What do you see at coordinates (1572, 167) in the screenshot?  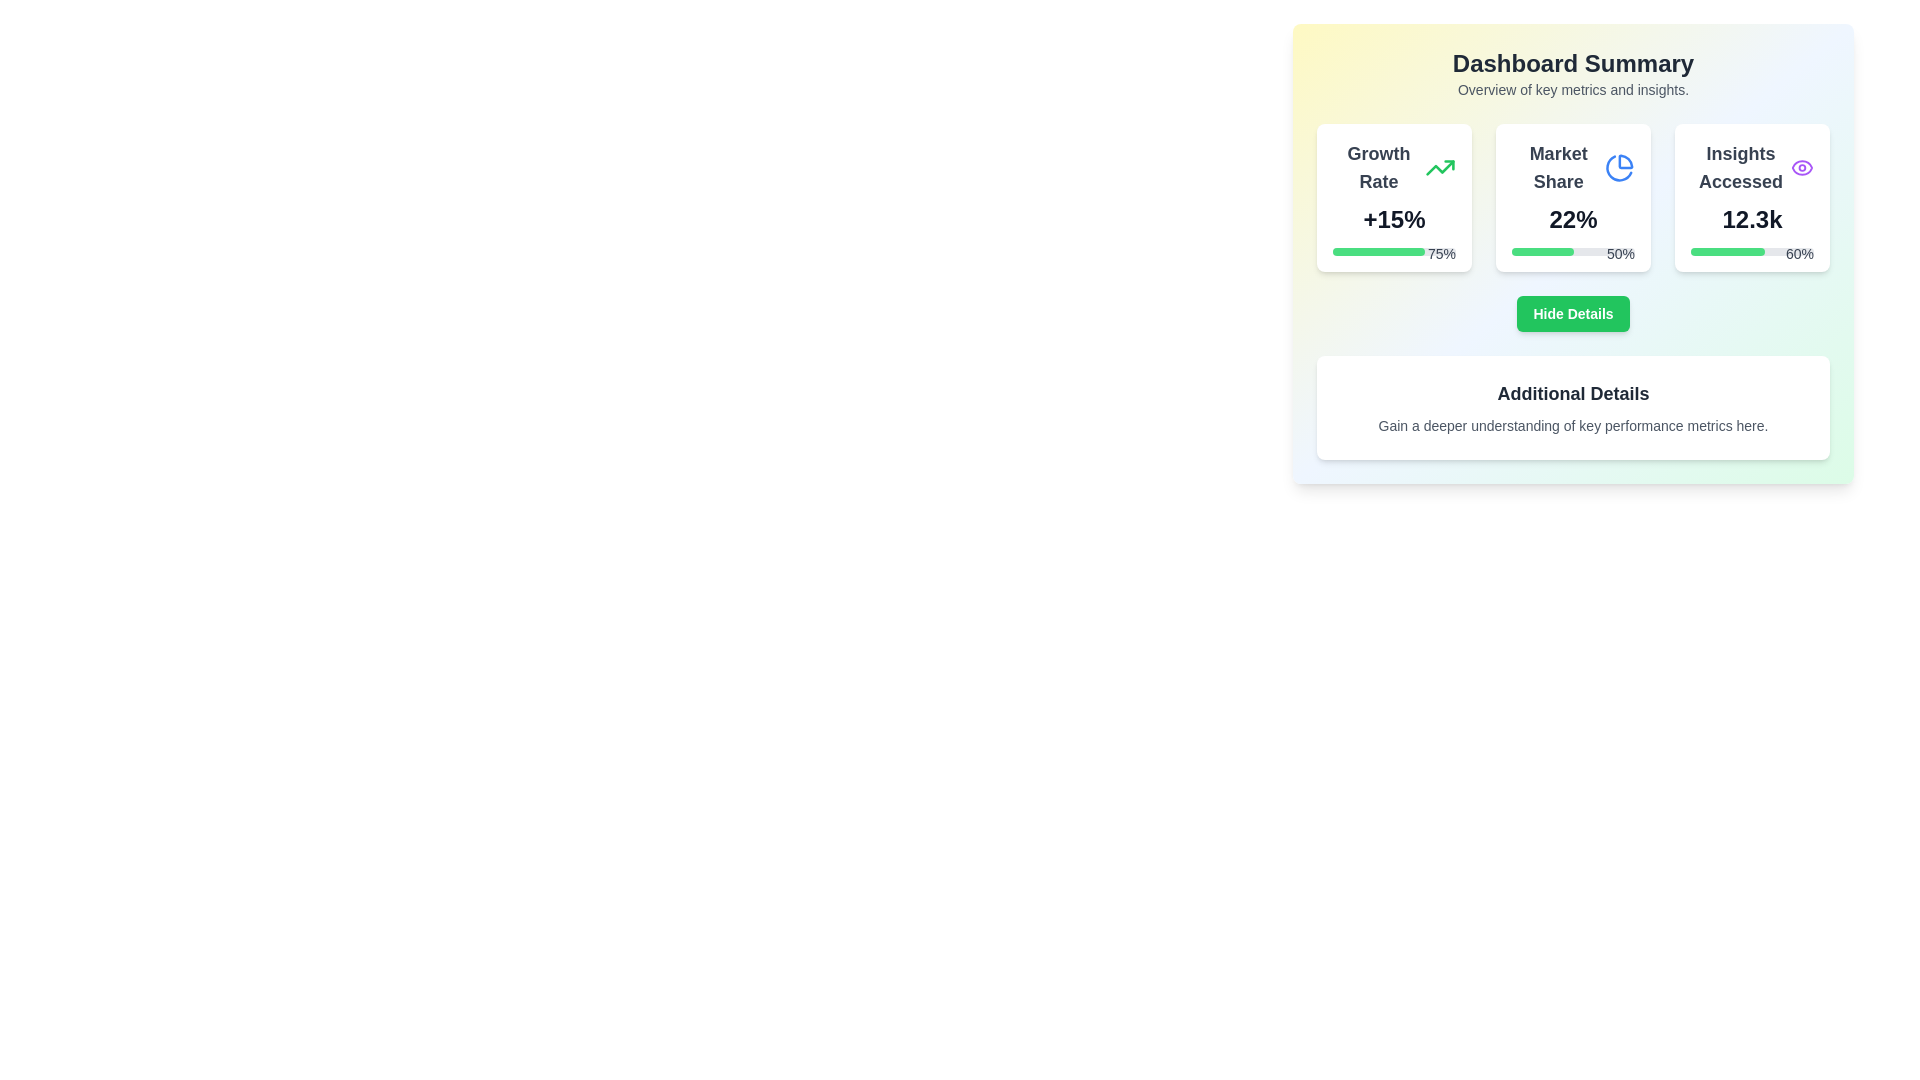 I see `text label 'Market Share' which is bold and accompanied by a blue pie chart icon, located in the center of the dashboard between 'Growth Rate' and 'Insights Accessed'` at bounding box center [1572, 167].